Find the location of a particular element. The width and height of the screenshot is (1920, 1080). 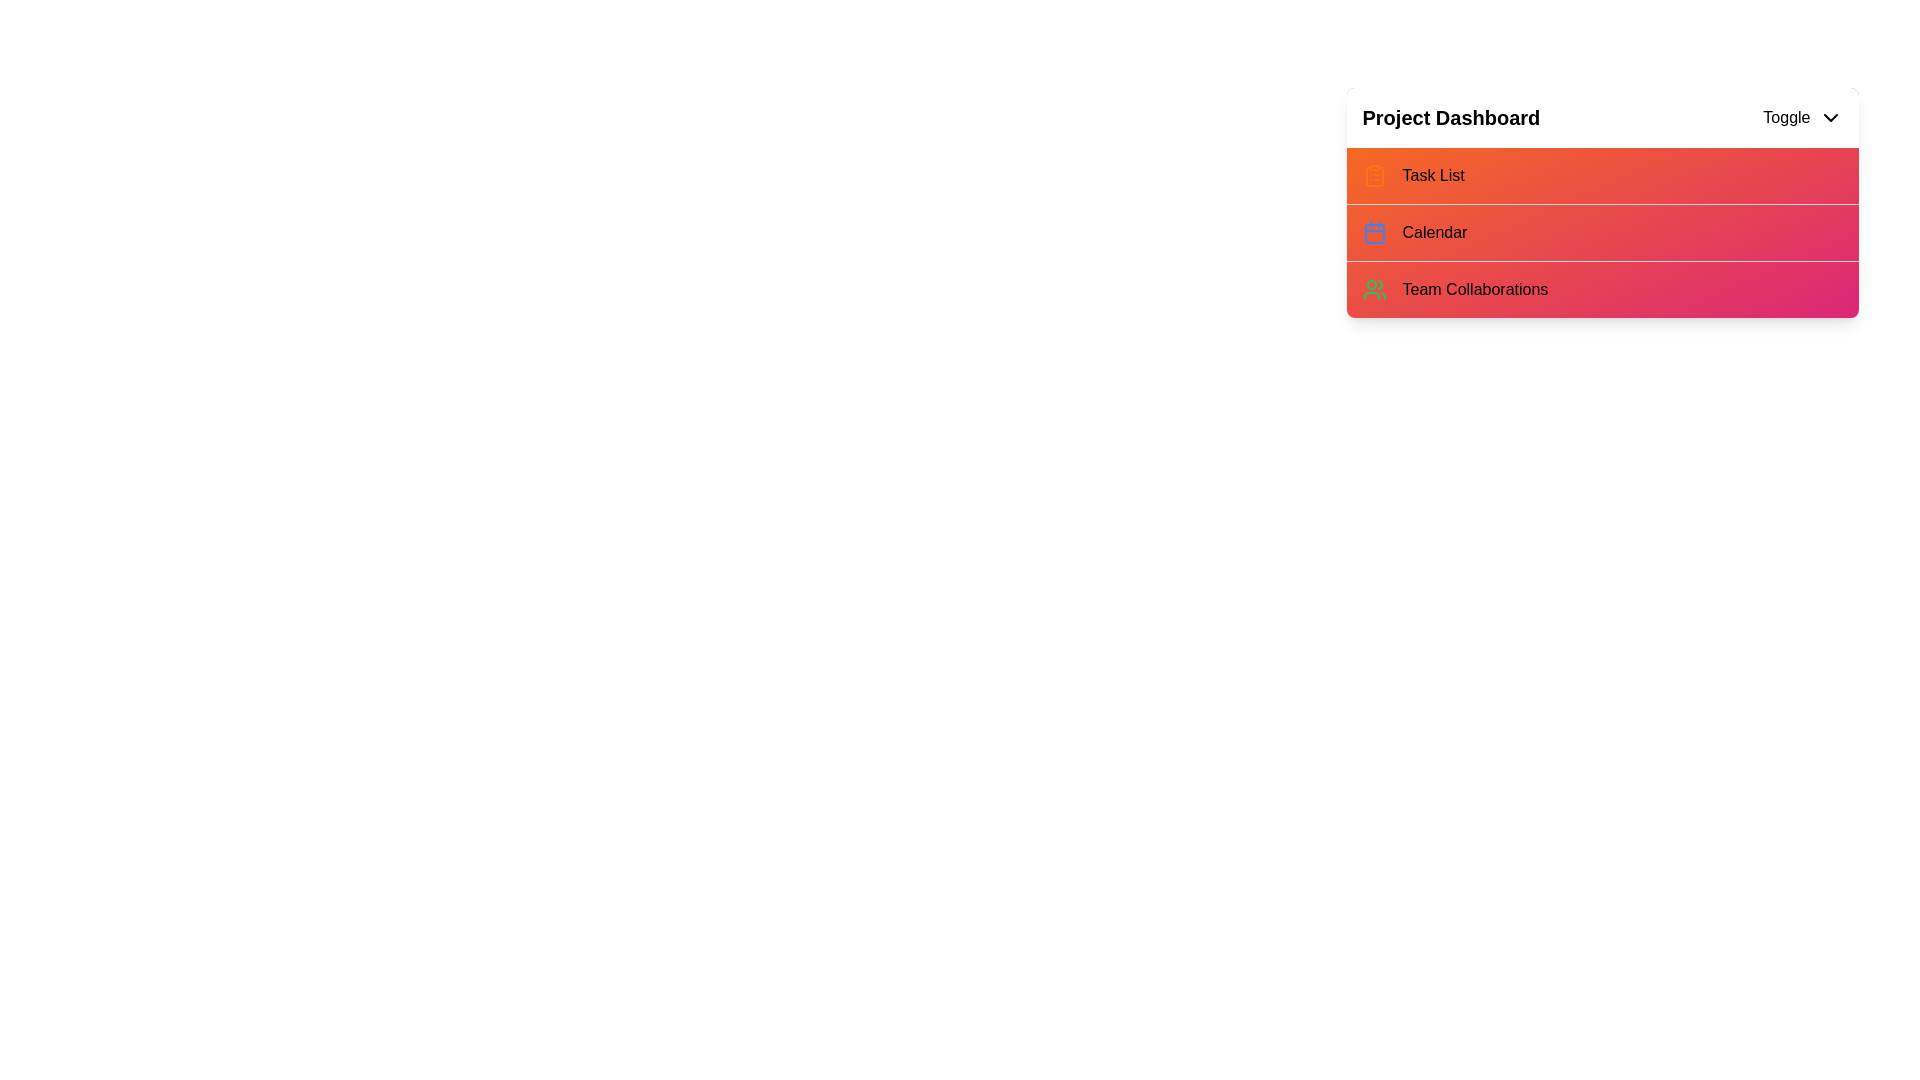

the 'Project Dashboard' text in the menu header is located at coordinates (1450, 118).